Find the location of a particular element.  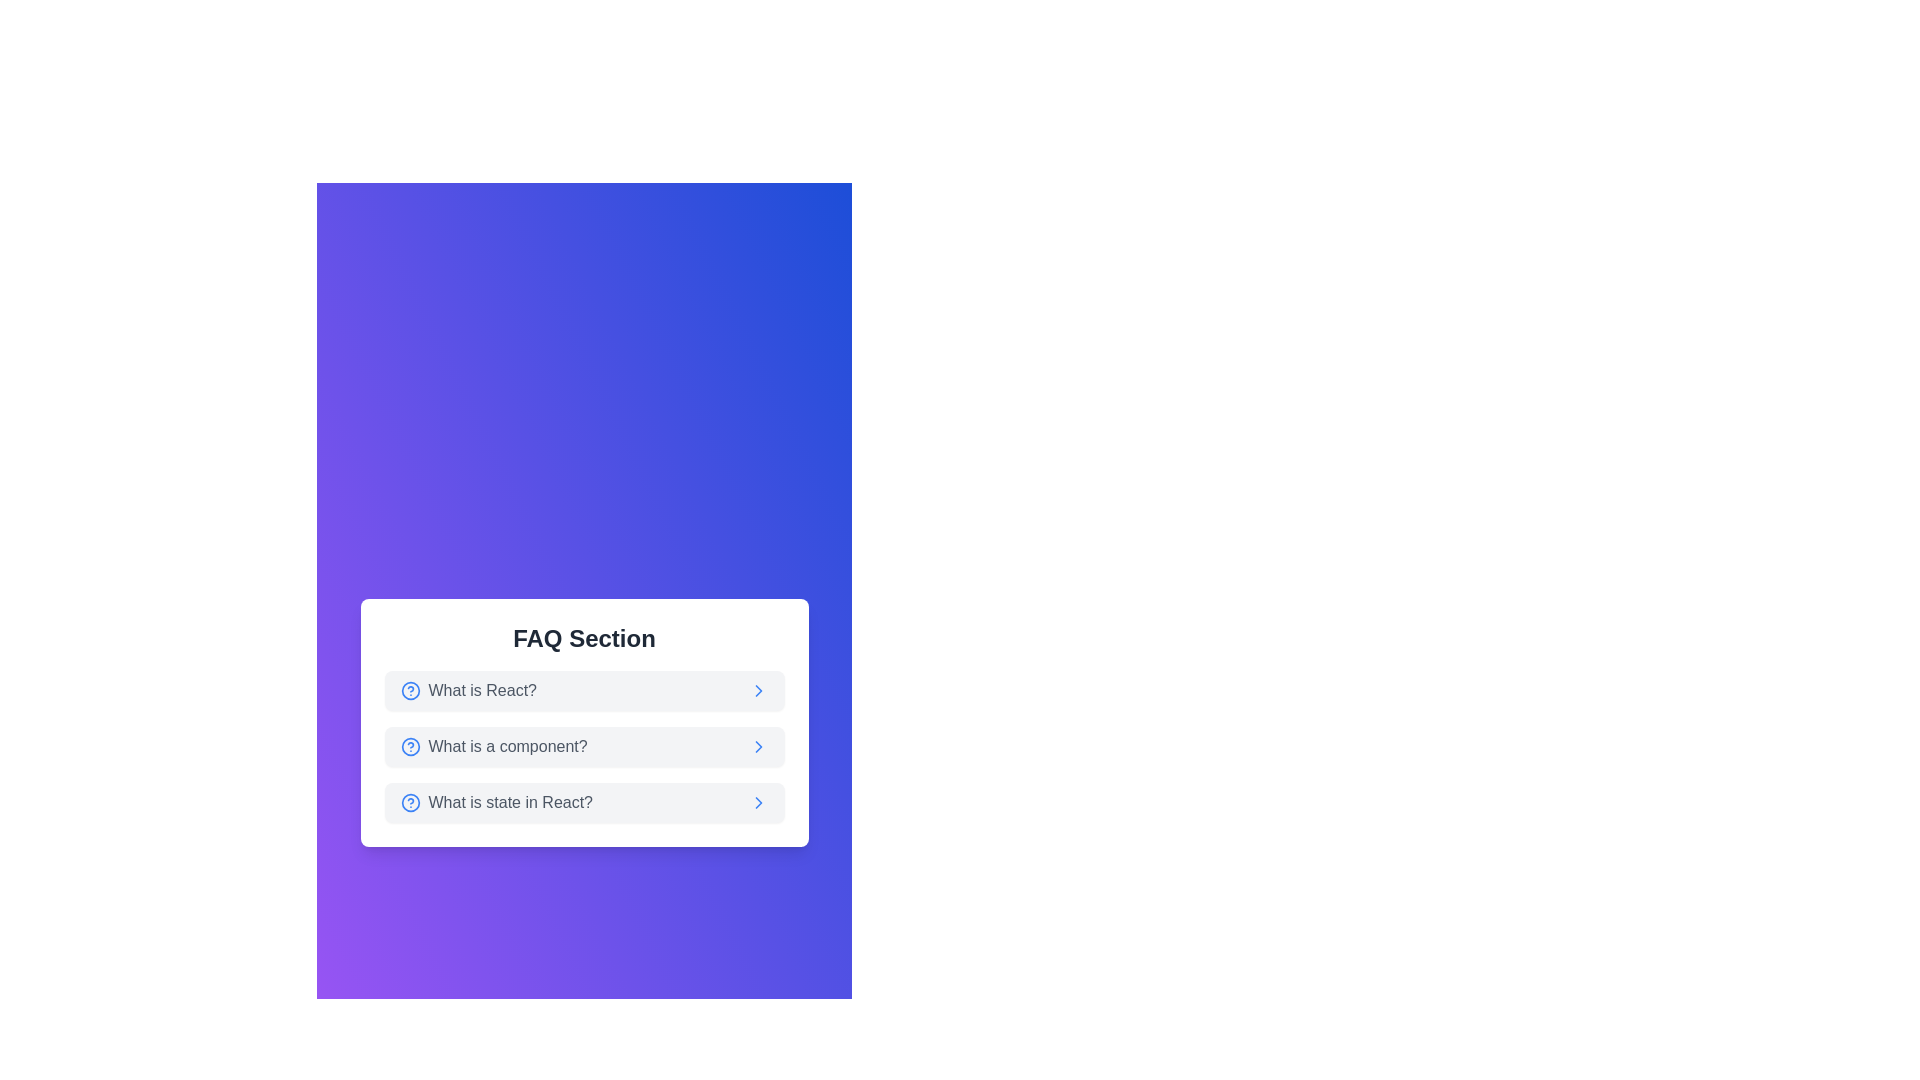

the FAQ list item labeled 'What is state in React?' to view the context menu is located at coordinates (583, 801).